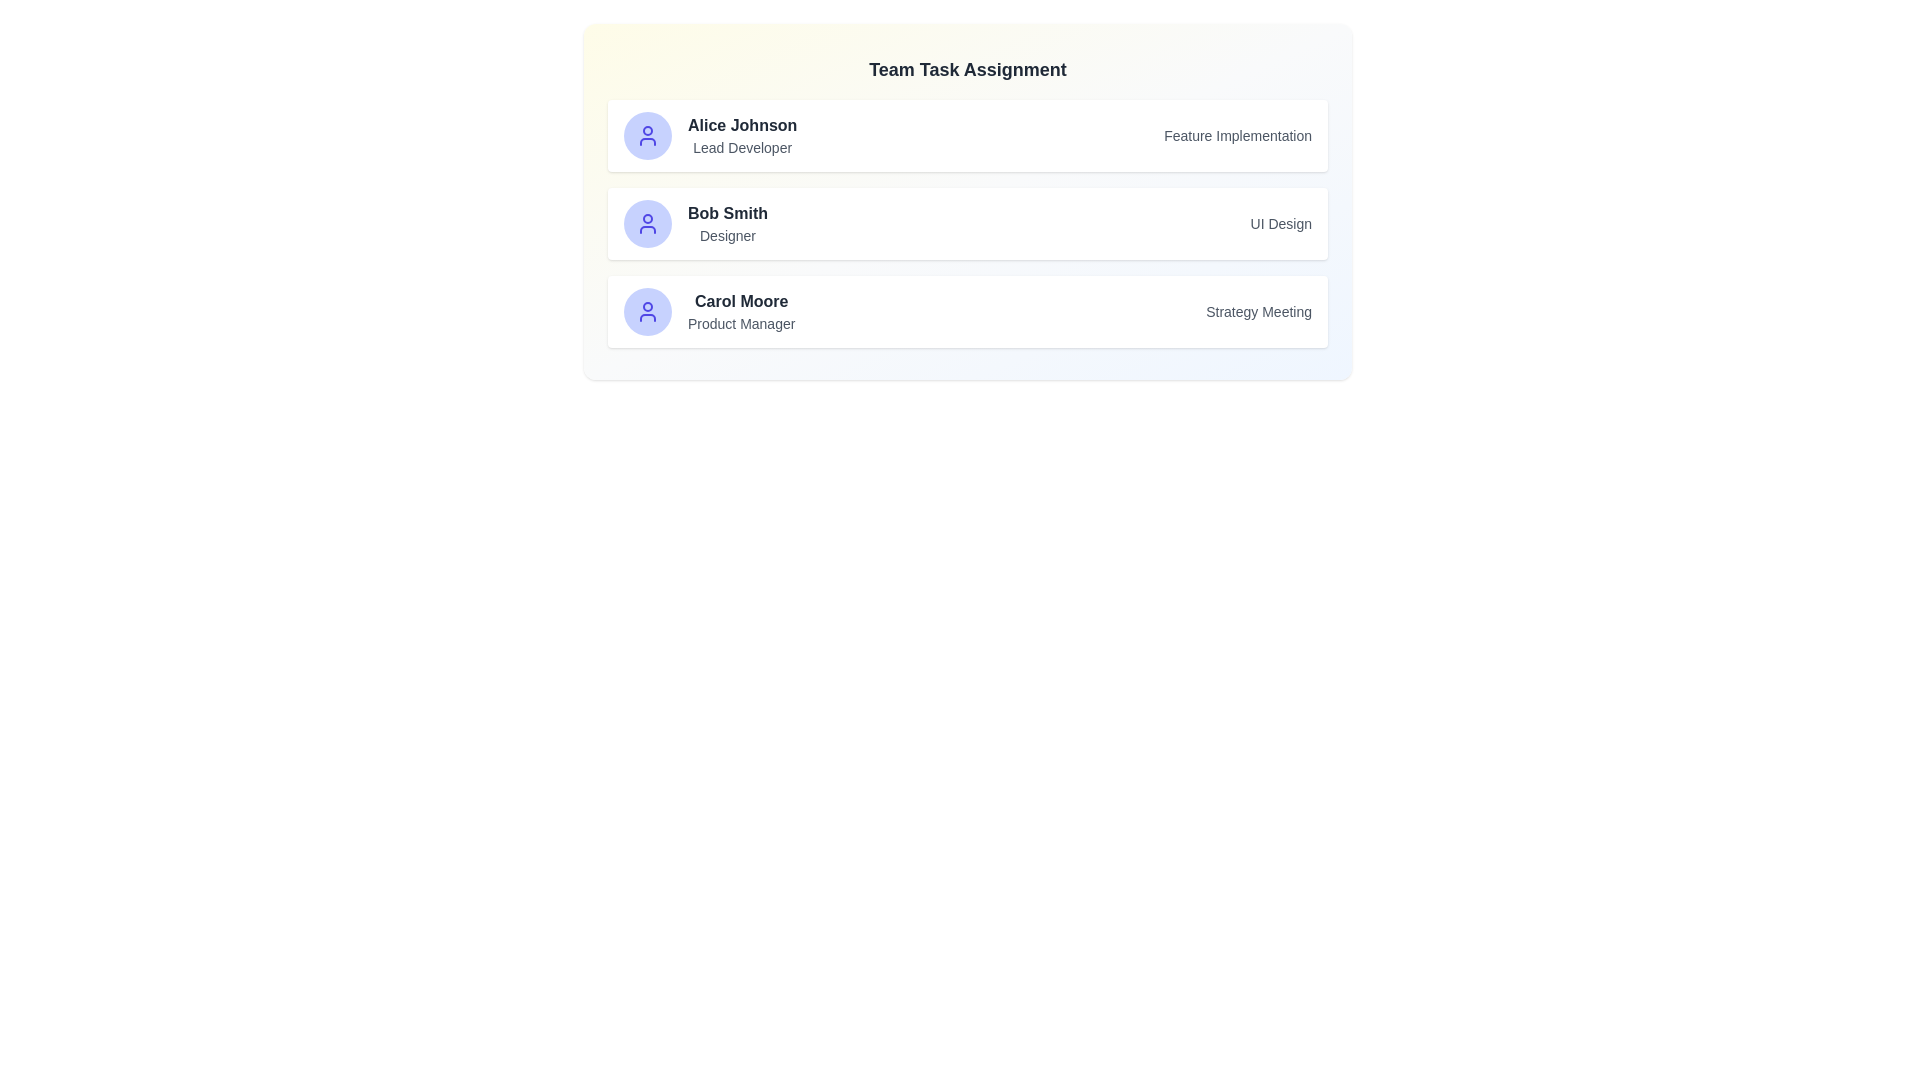 This screenshot has width=1920, height=1080. What do you see at coordinates (709, 312) in the screenshot?
I see `the avatar of the Profile Card Item for 'Carol Moore', which is the third item in the list of users` at bounding box center [709, 312].